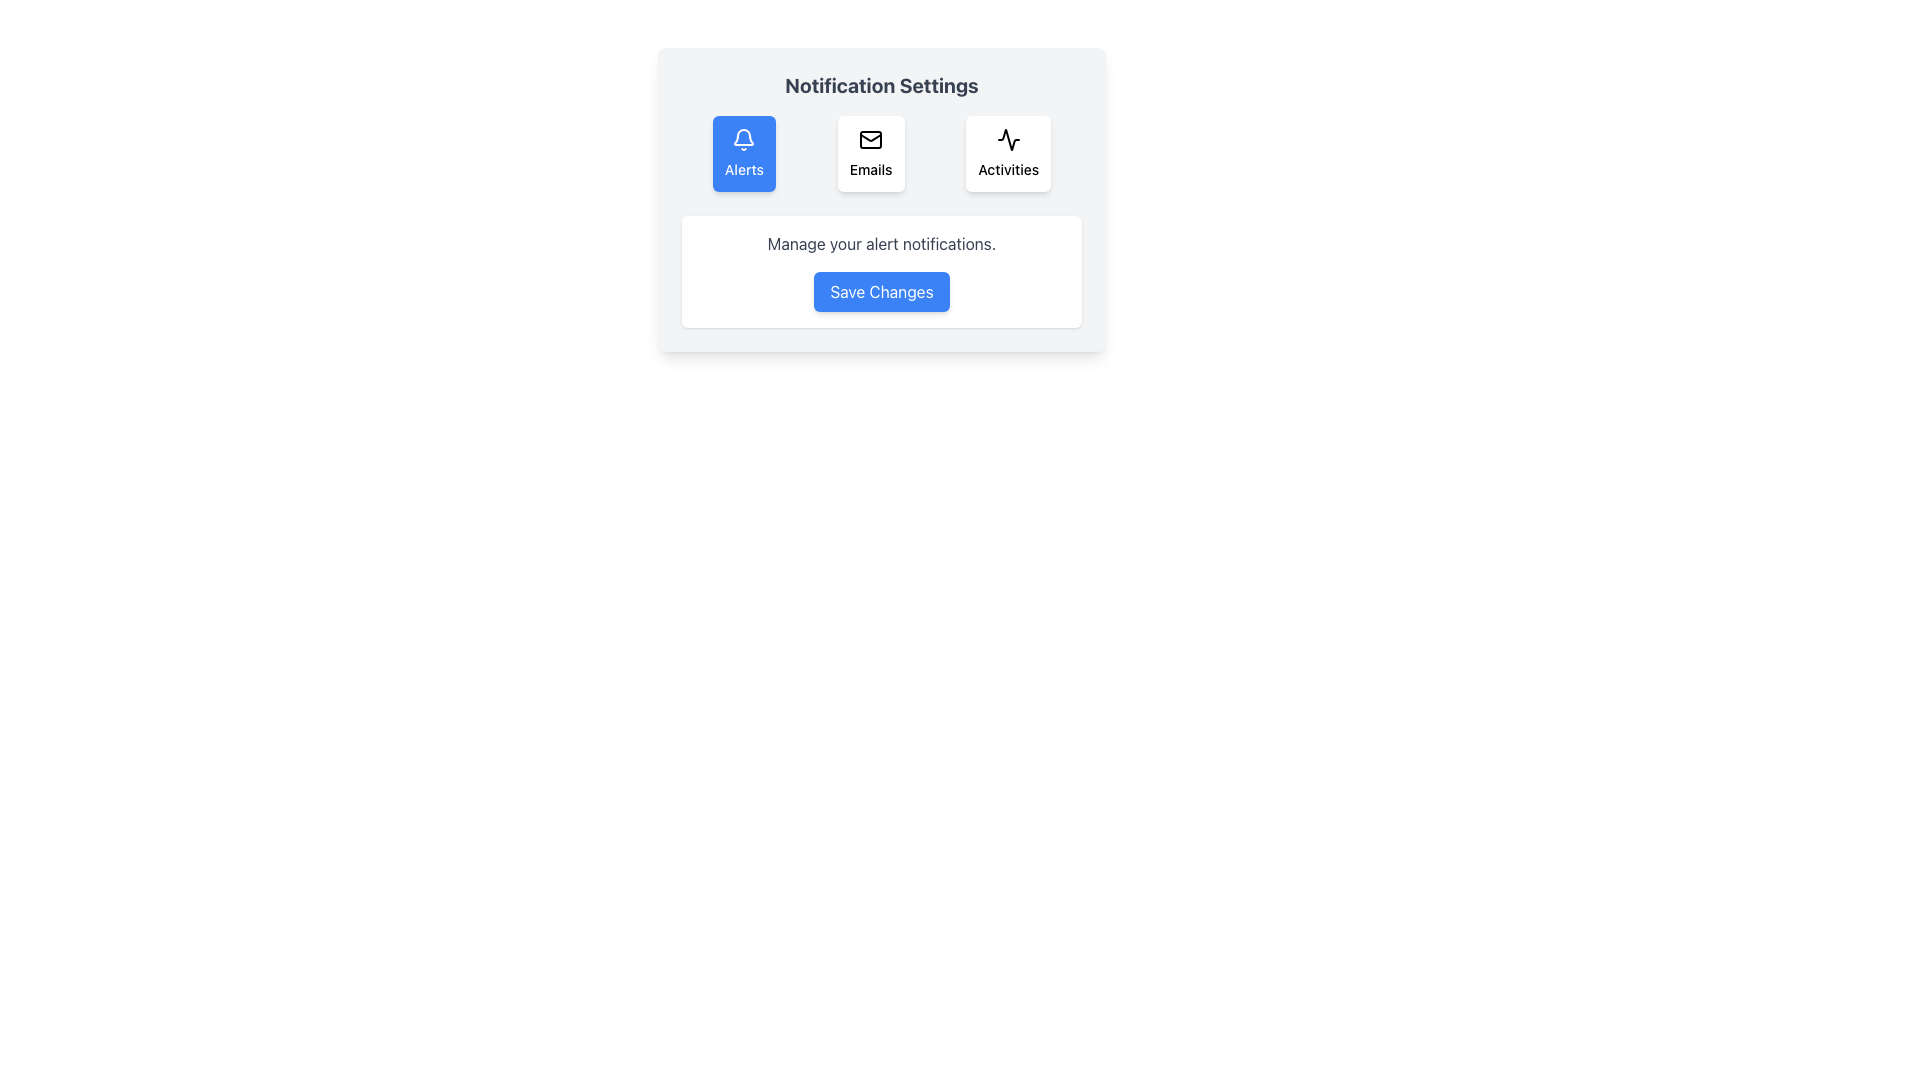 The height and width of the screenshot is (1080, 1920). Describe the element at coordinates (871, 138) in the screenshot. I see `the envelope icon that represents the email notification feature, located at the top of the 'Emails' button in the Notification Settings` at that location.